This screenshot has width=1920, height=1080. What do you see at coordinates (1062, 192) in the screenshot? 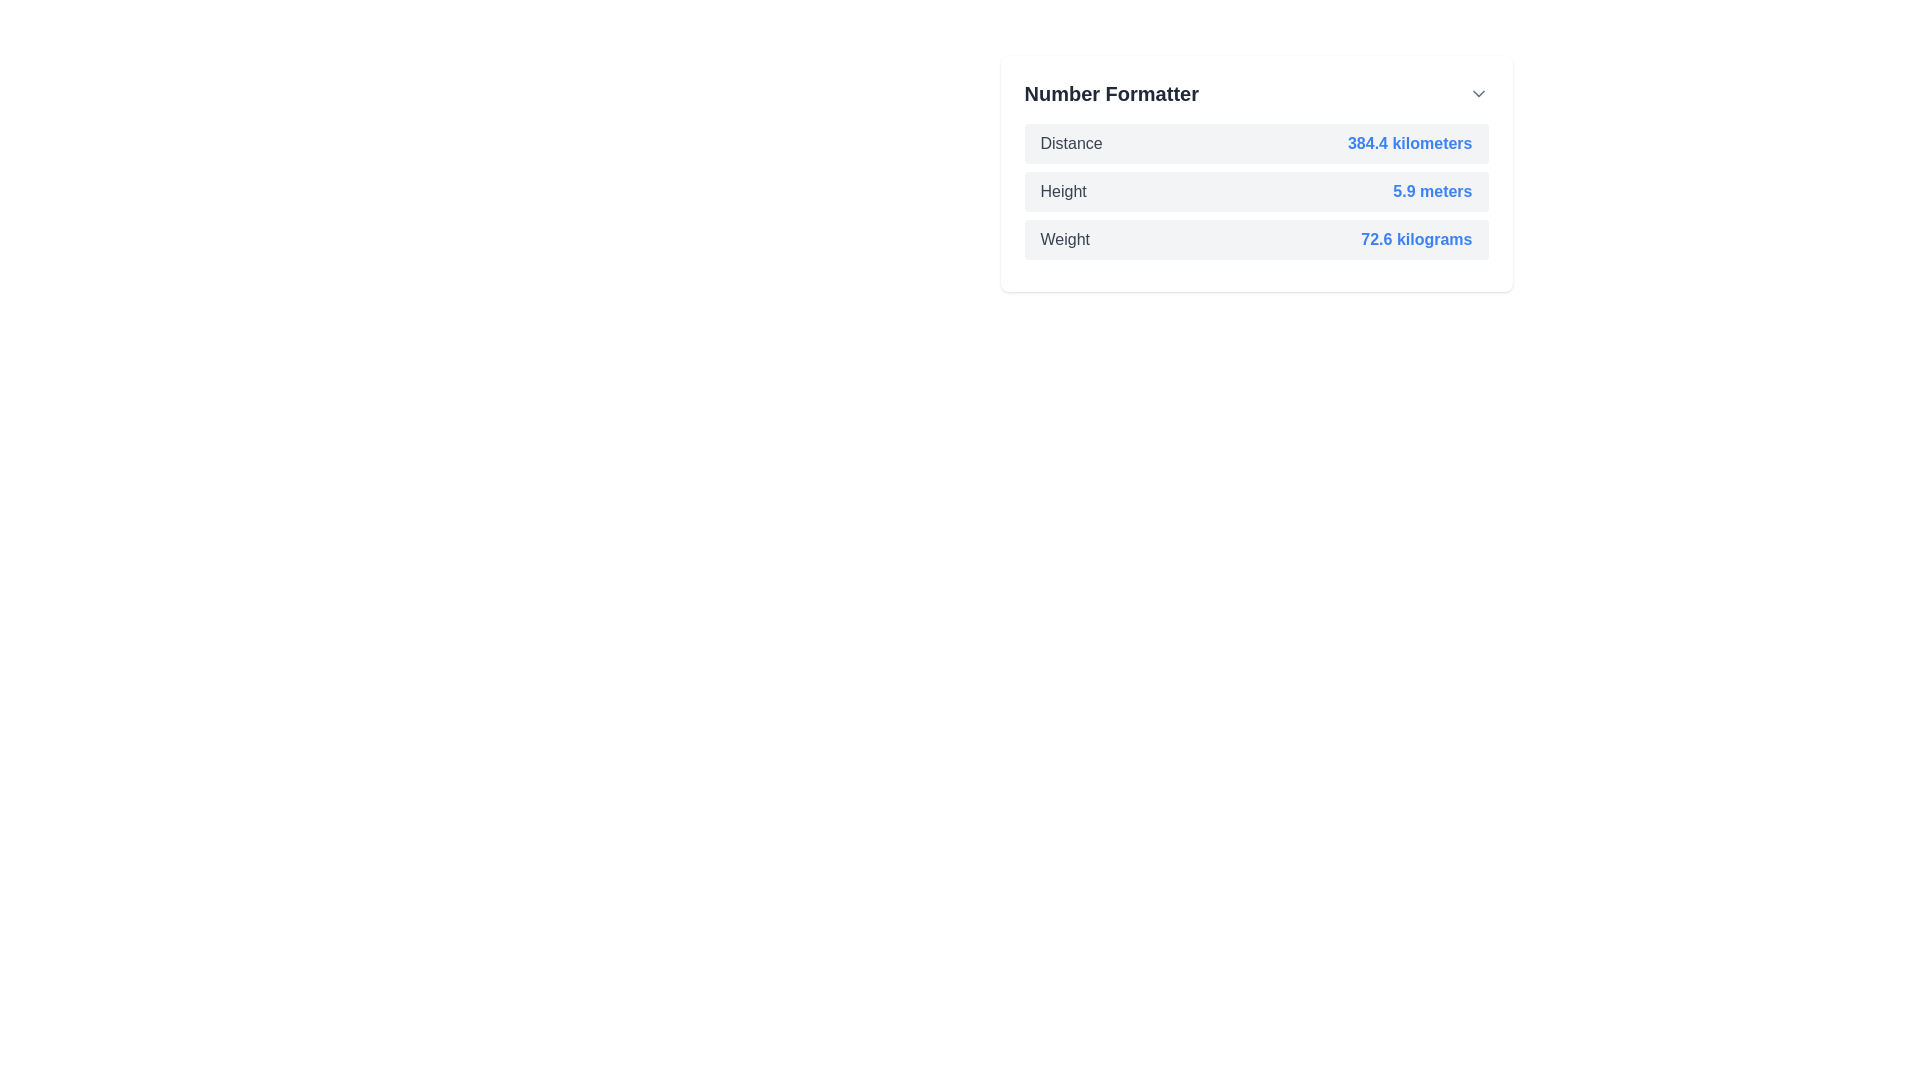
I see `the 'Height' label which is styled in gray and positioned at the beginning of a row, distinguished by a light gray rectangular background` at bounding box center [1062, 192].